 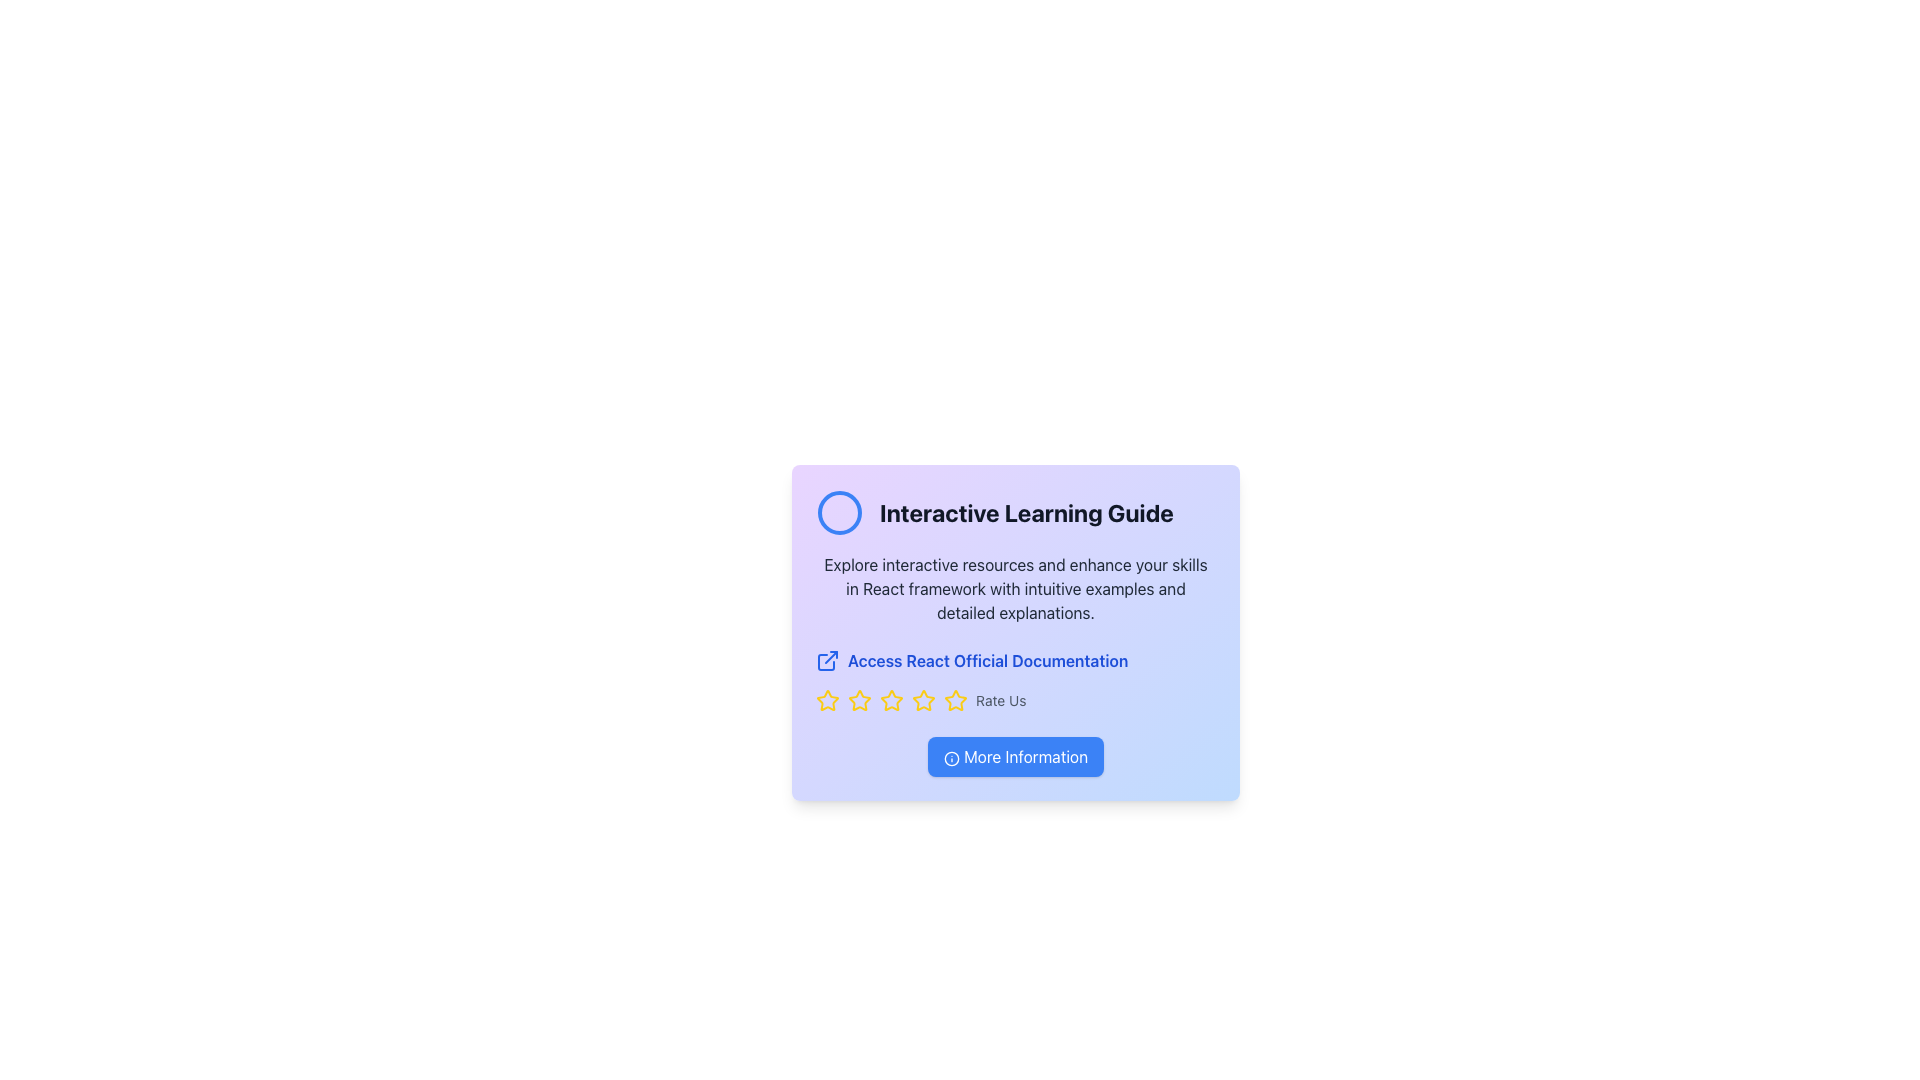 I want to click on the second star icon in the rating system, so click(x=859, y=699).